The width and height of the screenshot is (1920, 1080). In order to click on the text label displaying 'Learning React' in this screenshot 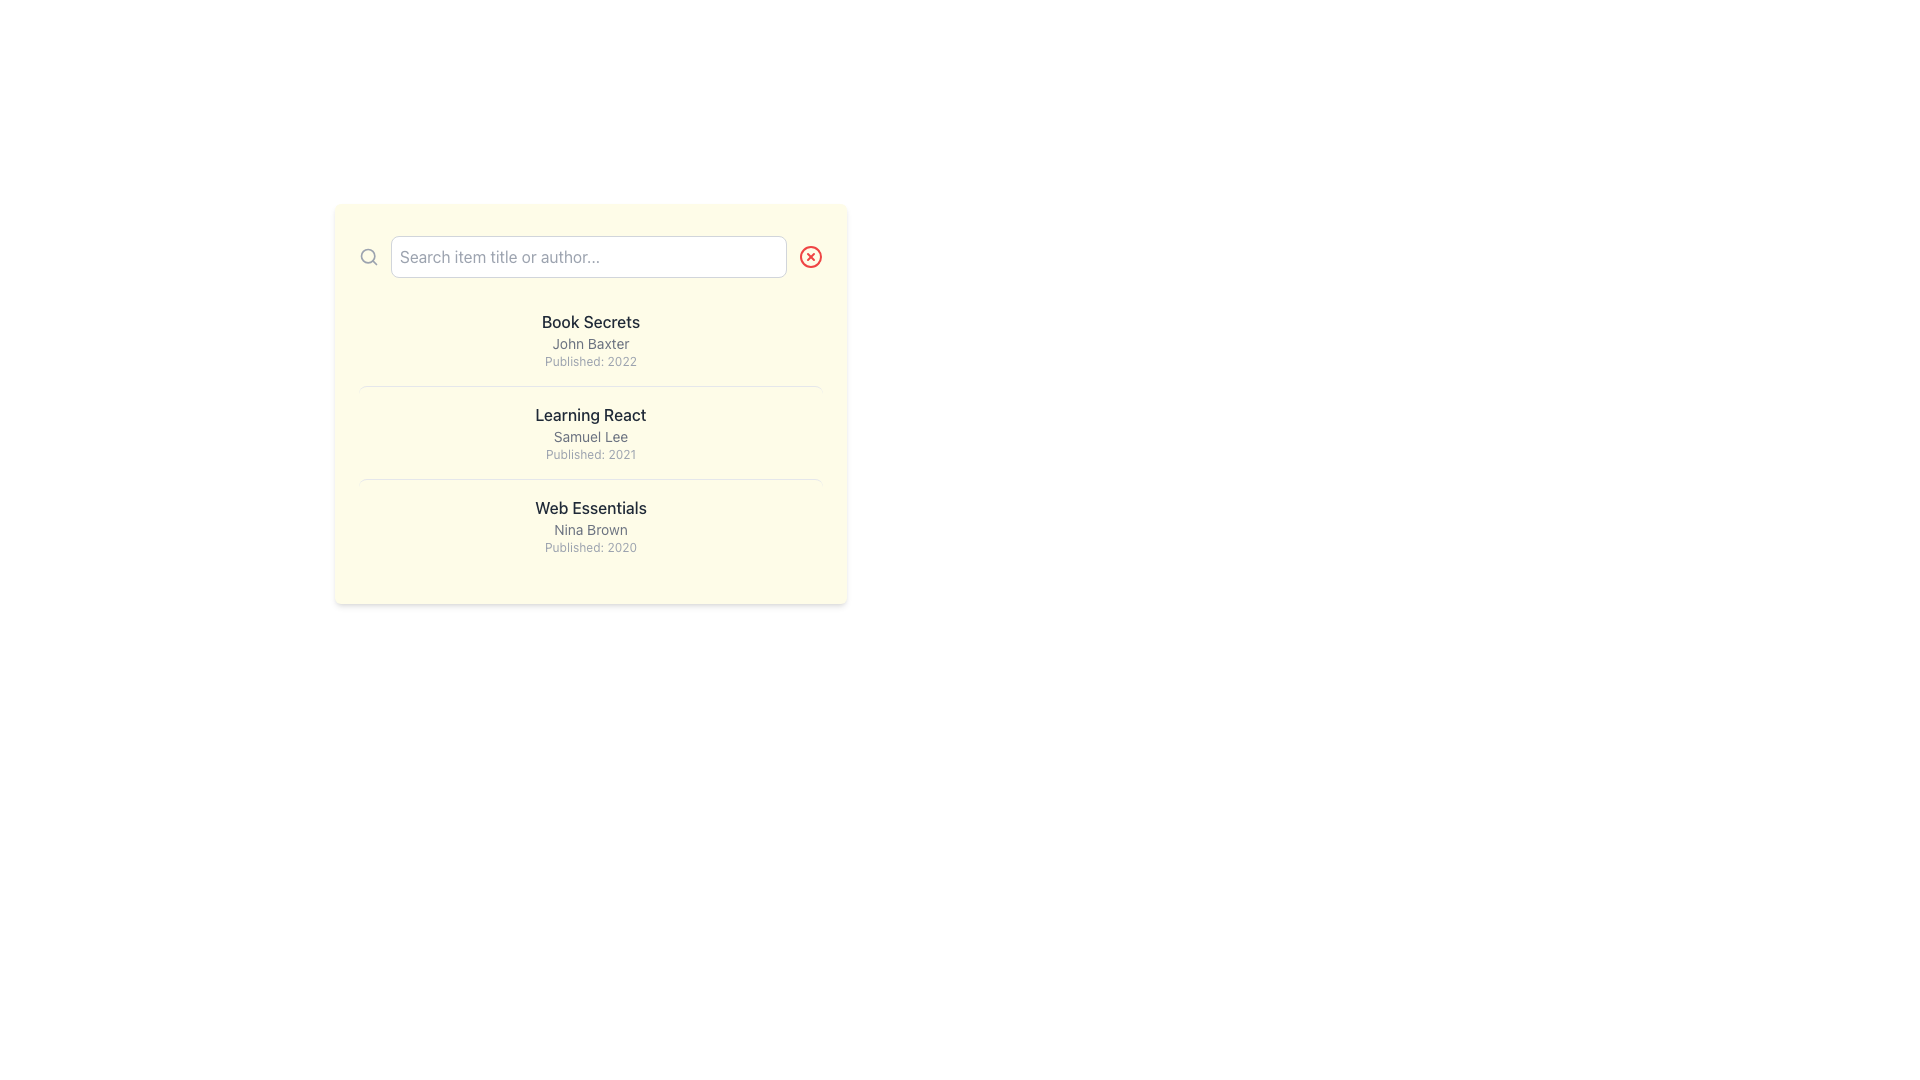, I will do `click(589, 414)`.